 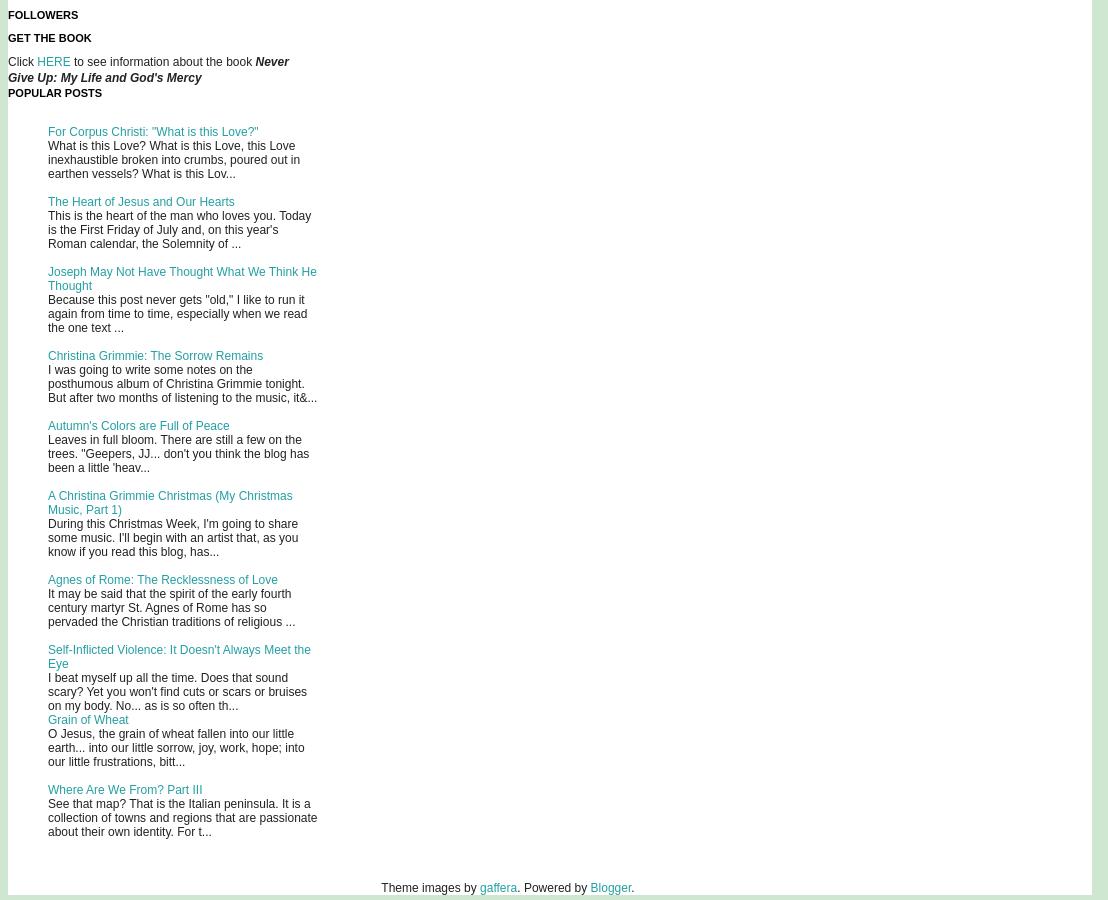 What do you see at coordinates (172, 160) in the screenshot?
I see `'What is this Love?   What is this Love, this Love inexhaustible broken into crumbs,   poured out in earthen vessels? What is this Lov...'` at bounding box center [172, 160].